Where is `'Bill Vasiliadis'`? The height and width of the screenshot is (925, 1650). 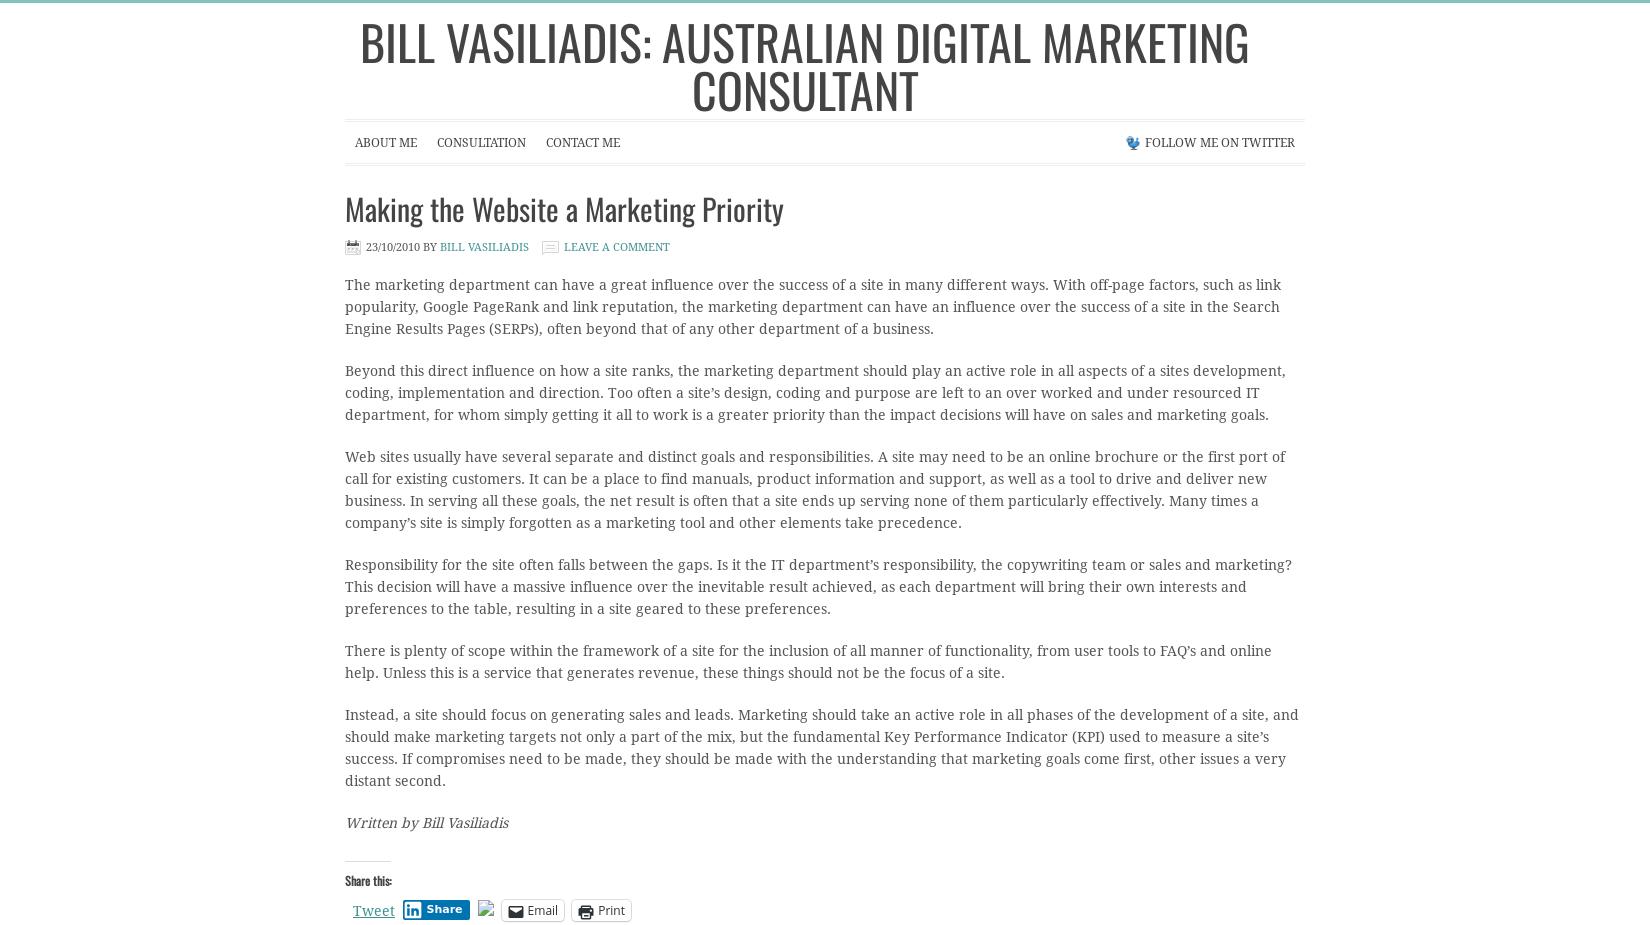
'Bill Vasiliadis' is located at coordinates (483, 246).